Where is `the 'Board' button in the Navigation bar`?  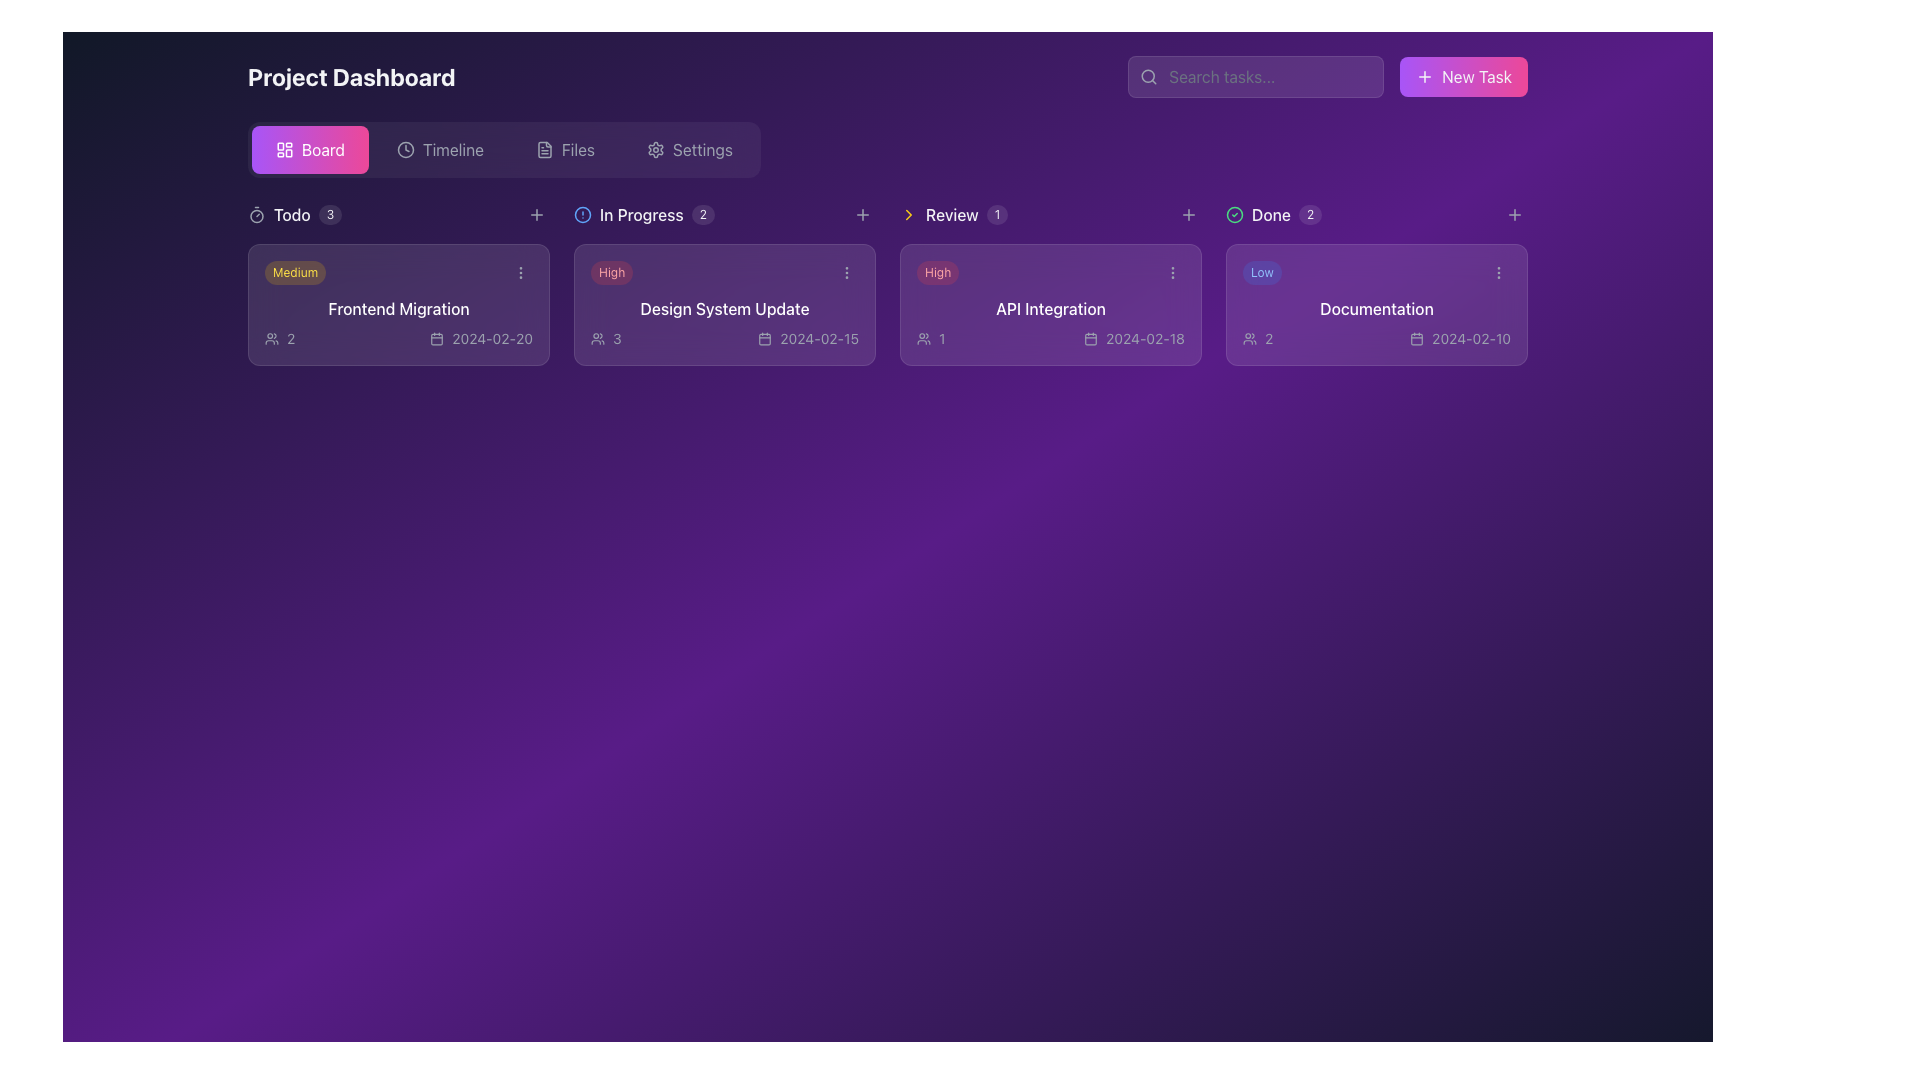
the 'Board' button in the Navigation bar is located at coordinates (504, 149).